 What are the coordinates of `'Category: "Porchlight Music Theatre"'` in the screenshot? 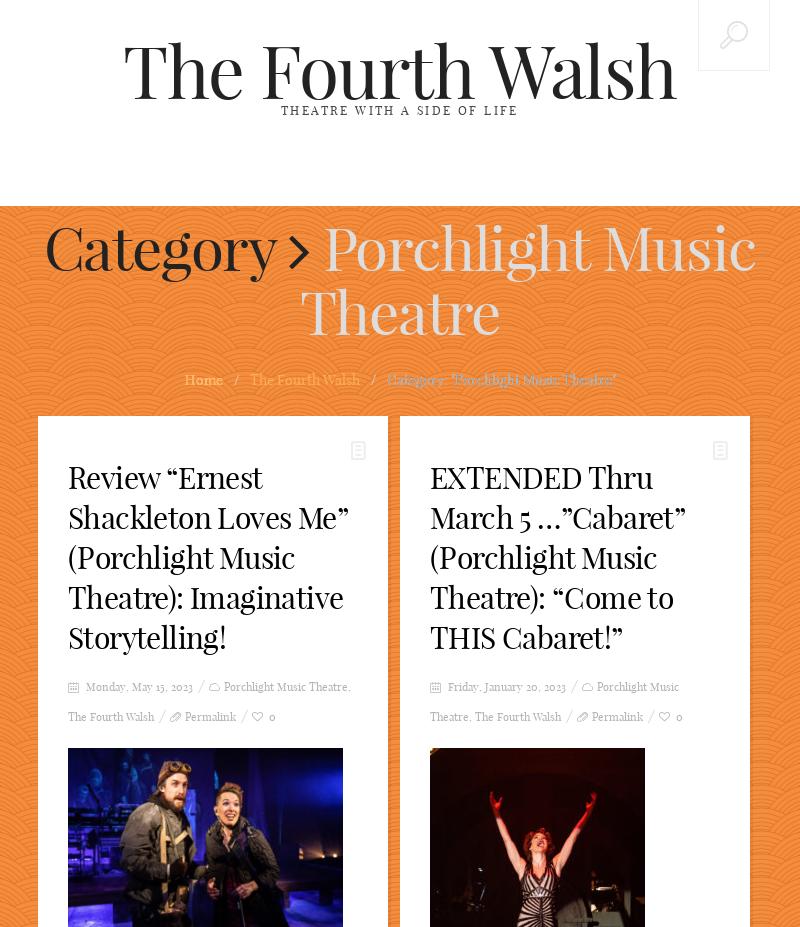 It's located at (500, 378).